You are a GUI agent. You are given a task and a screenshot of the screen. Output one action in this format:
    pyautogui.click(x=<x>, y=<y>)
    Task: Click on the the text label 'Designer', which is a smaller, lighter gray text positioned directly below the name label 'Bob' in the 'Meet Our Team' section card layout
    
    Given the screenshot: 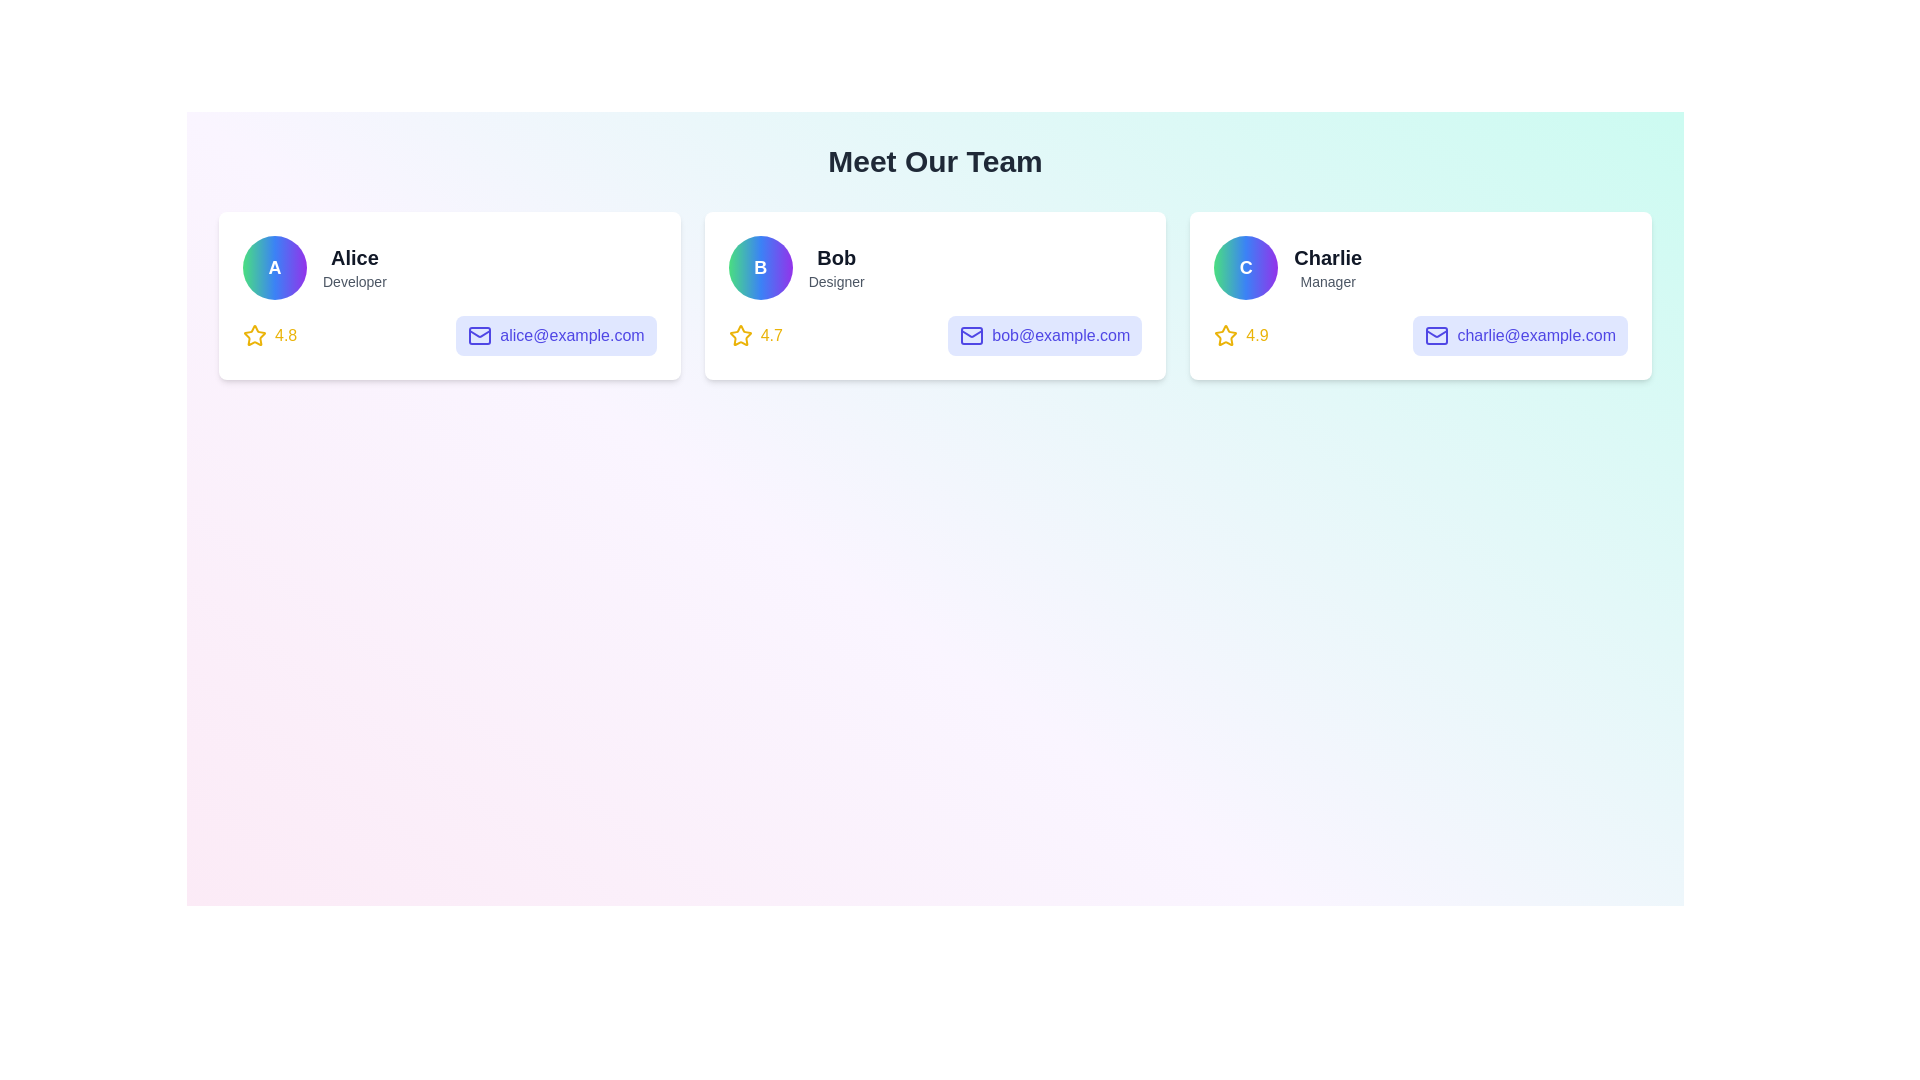 What is the action you would take?
    pyautogui.click(x=836, y=281)
    